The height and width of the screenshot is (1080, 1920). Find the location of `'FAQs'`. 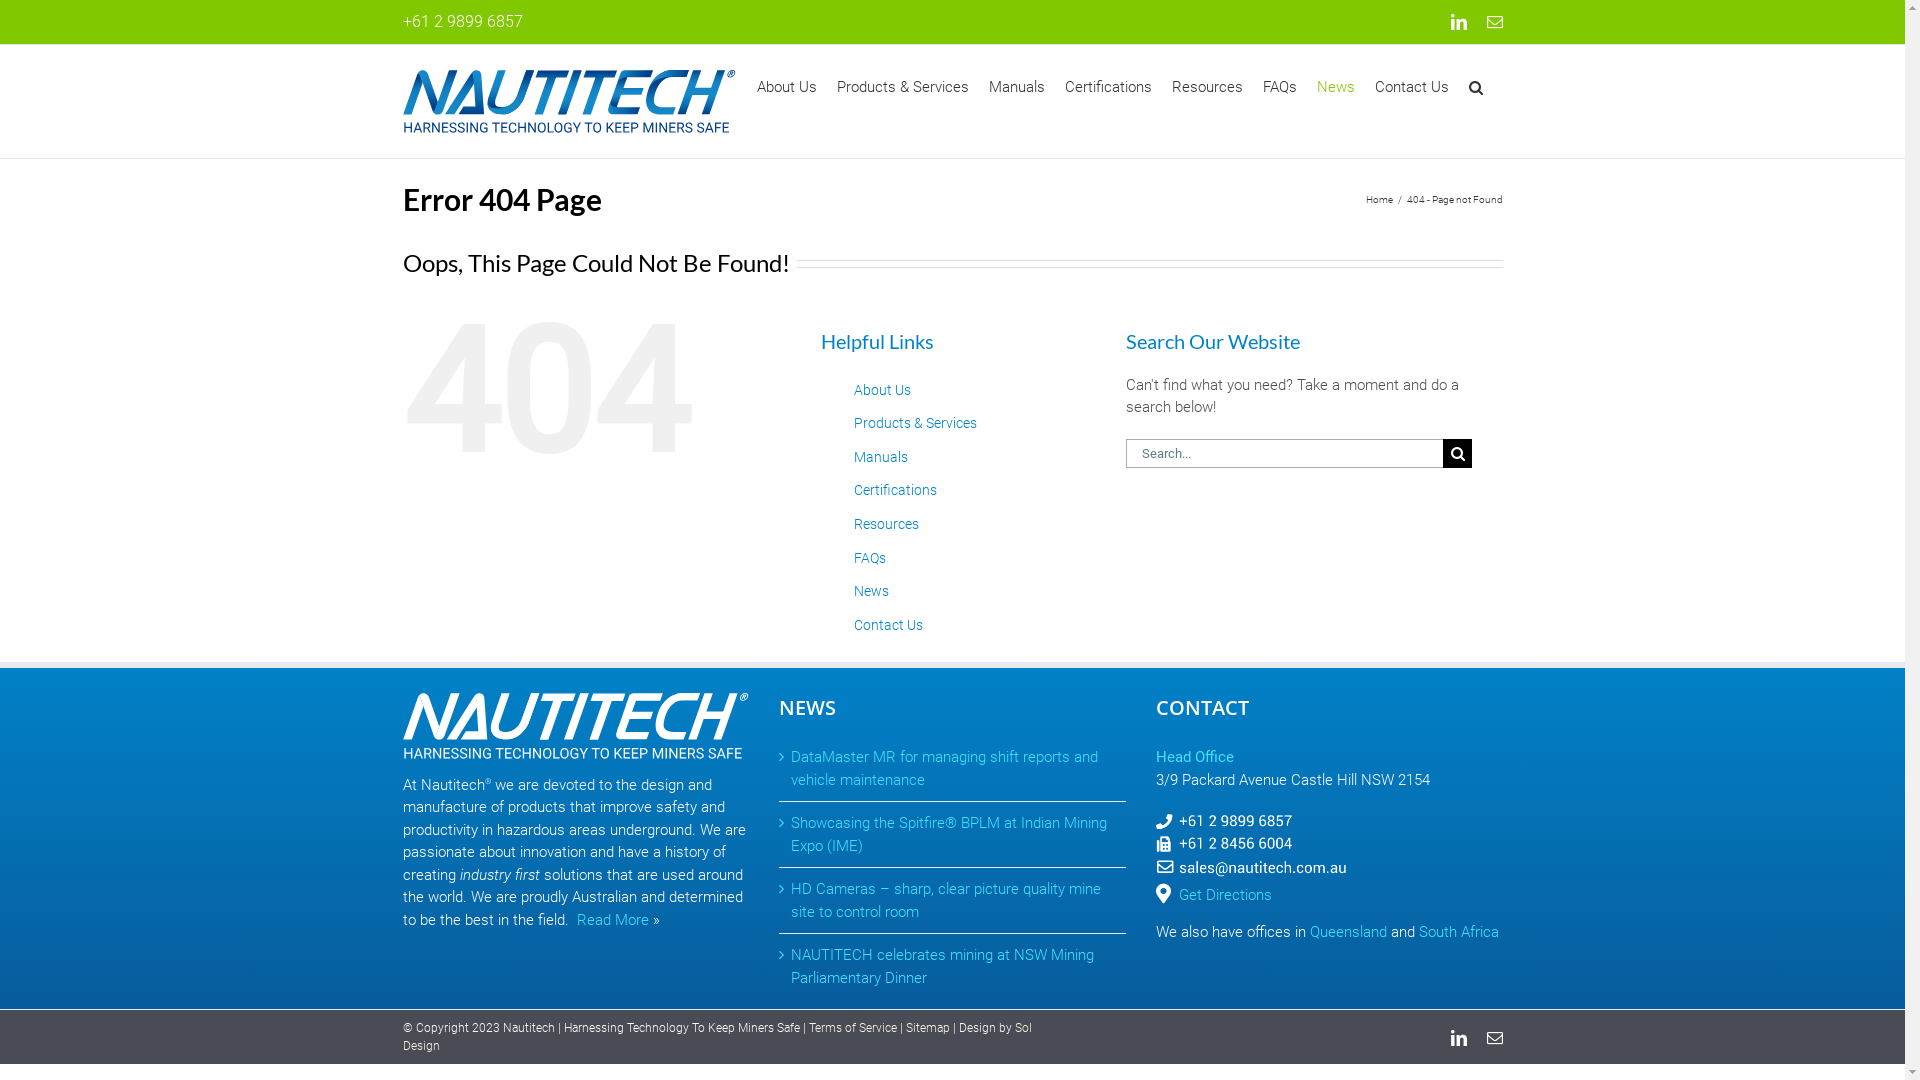

'FAQs' is located at coordinates (869, 558).